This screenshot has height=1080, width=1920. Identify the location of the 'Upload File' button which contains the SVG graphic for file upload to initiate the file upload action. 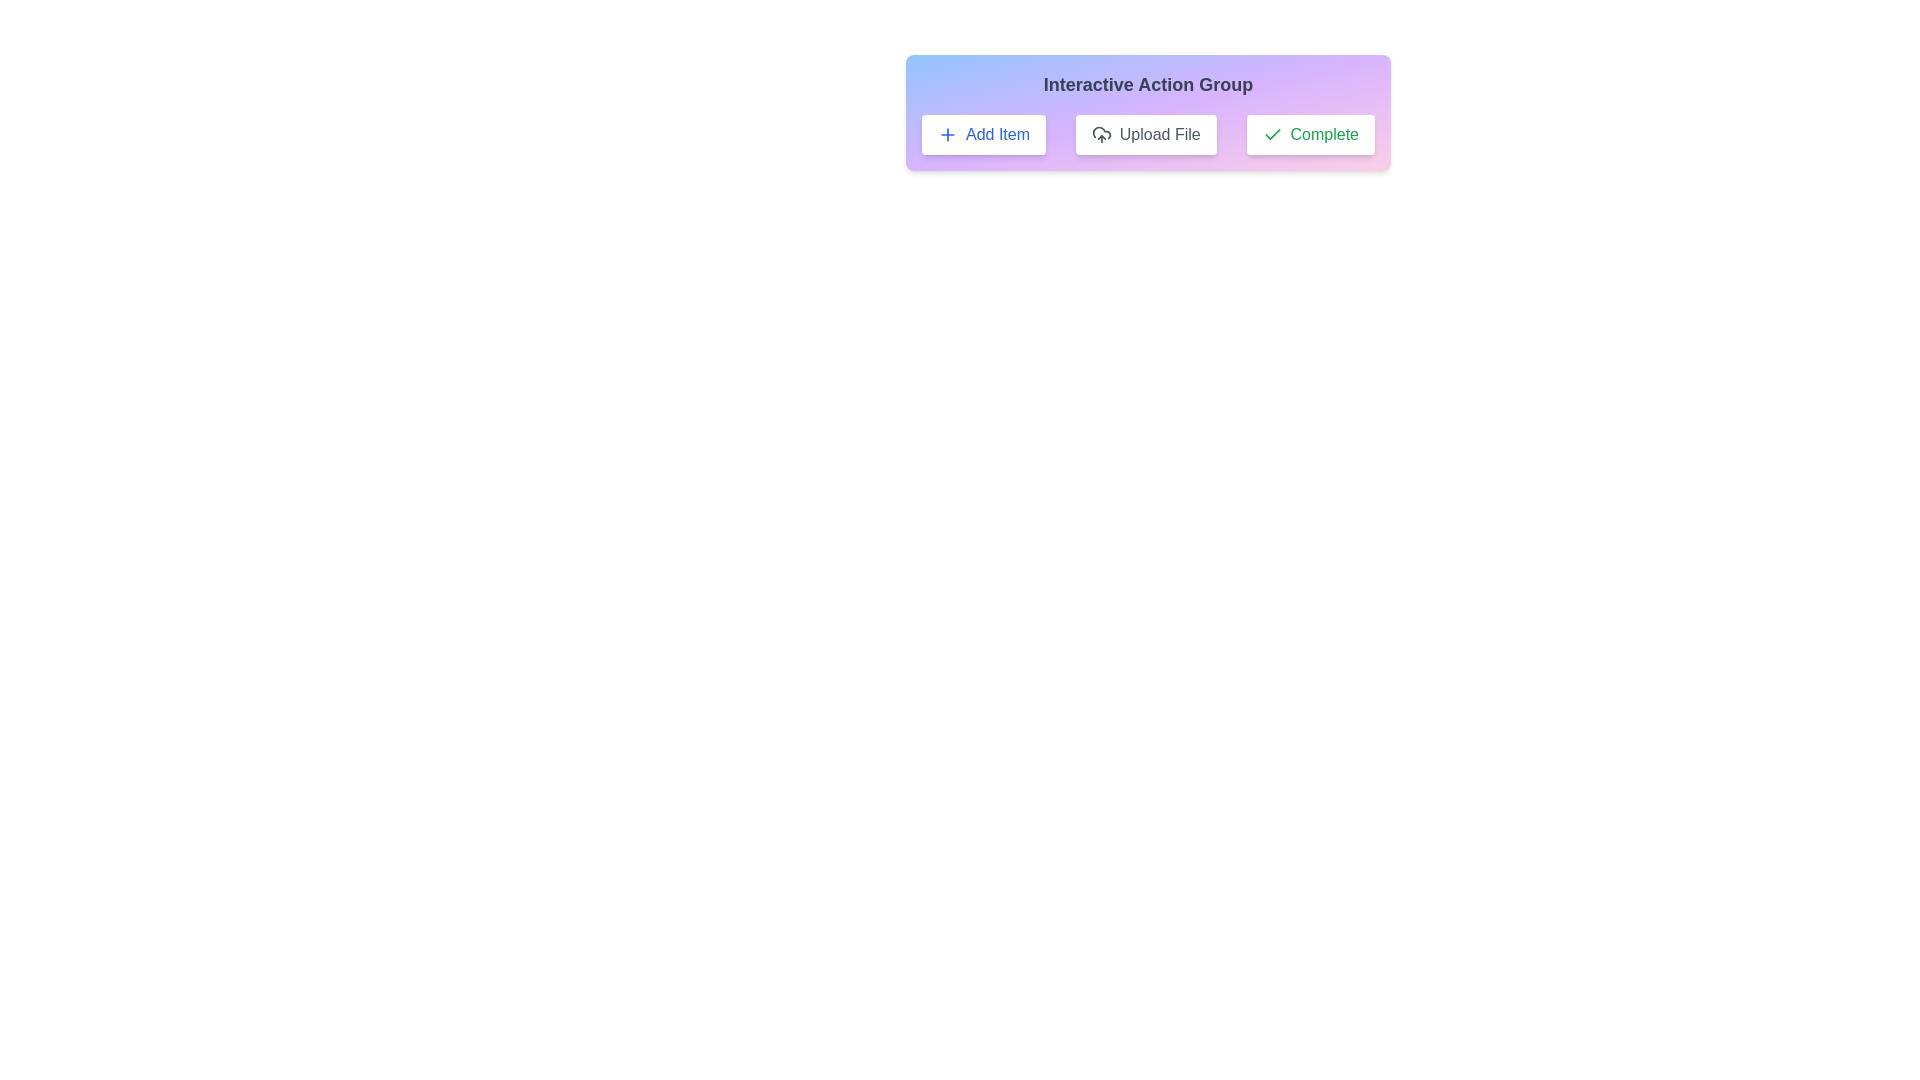
(1100, 133).